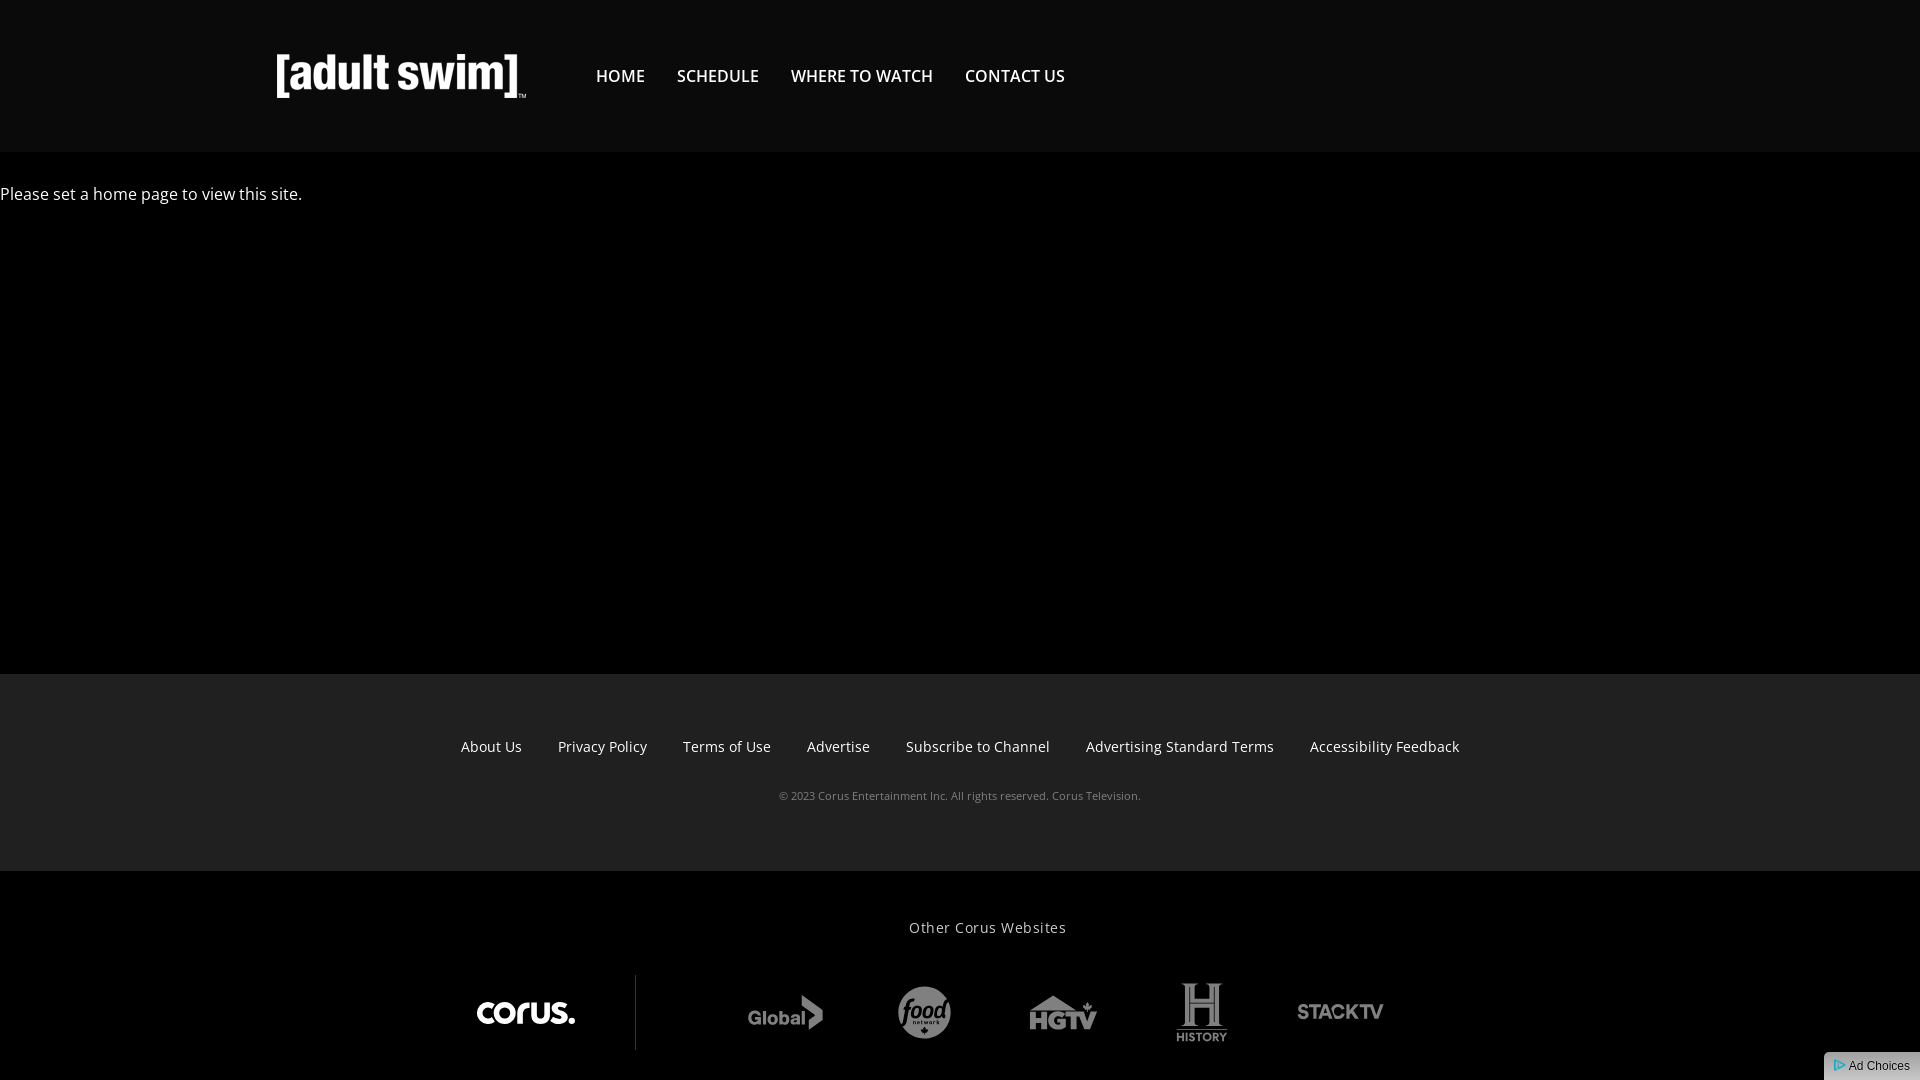 The image size is (1920, 1080). What do you see at coordinates (1200, 1012) in the screenshot?
I see `'History'` at bounding box center [1200, 1012].